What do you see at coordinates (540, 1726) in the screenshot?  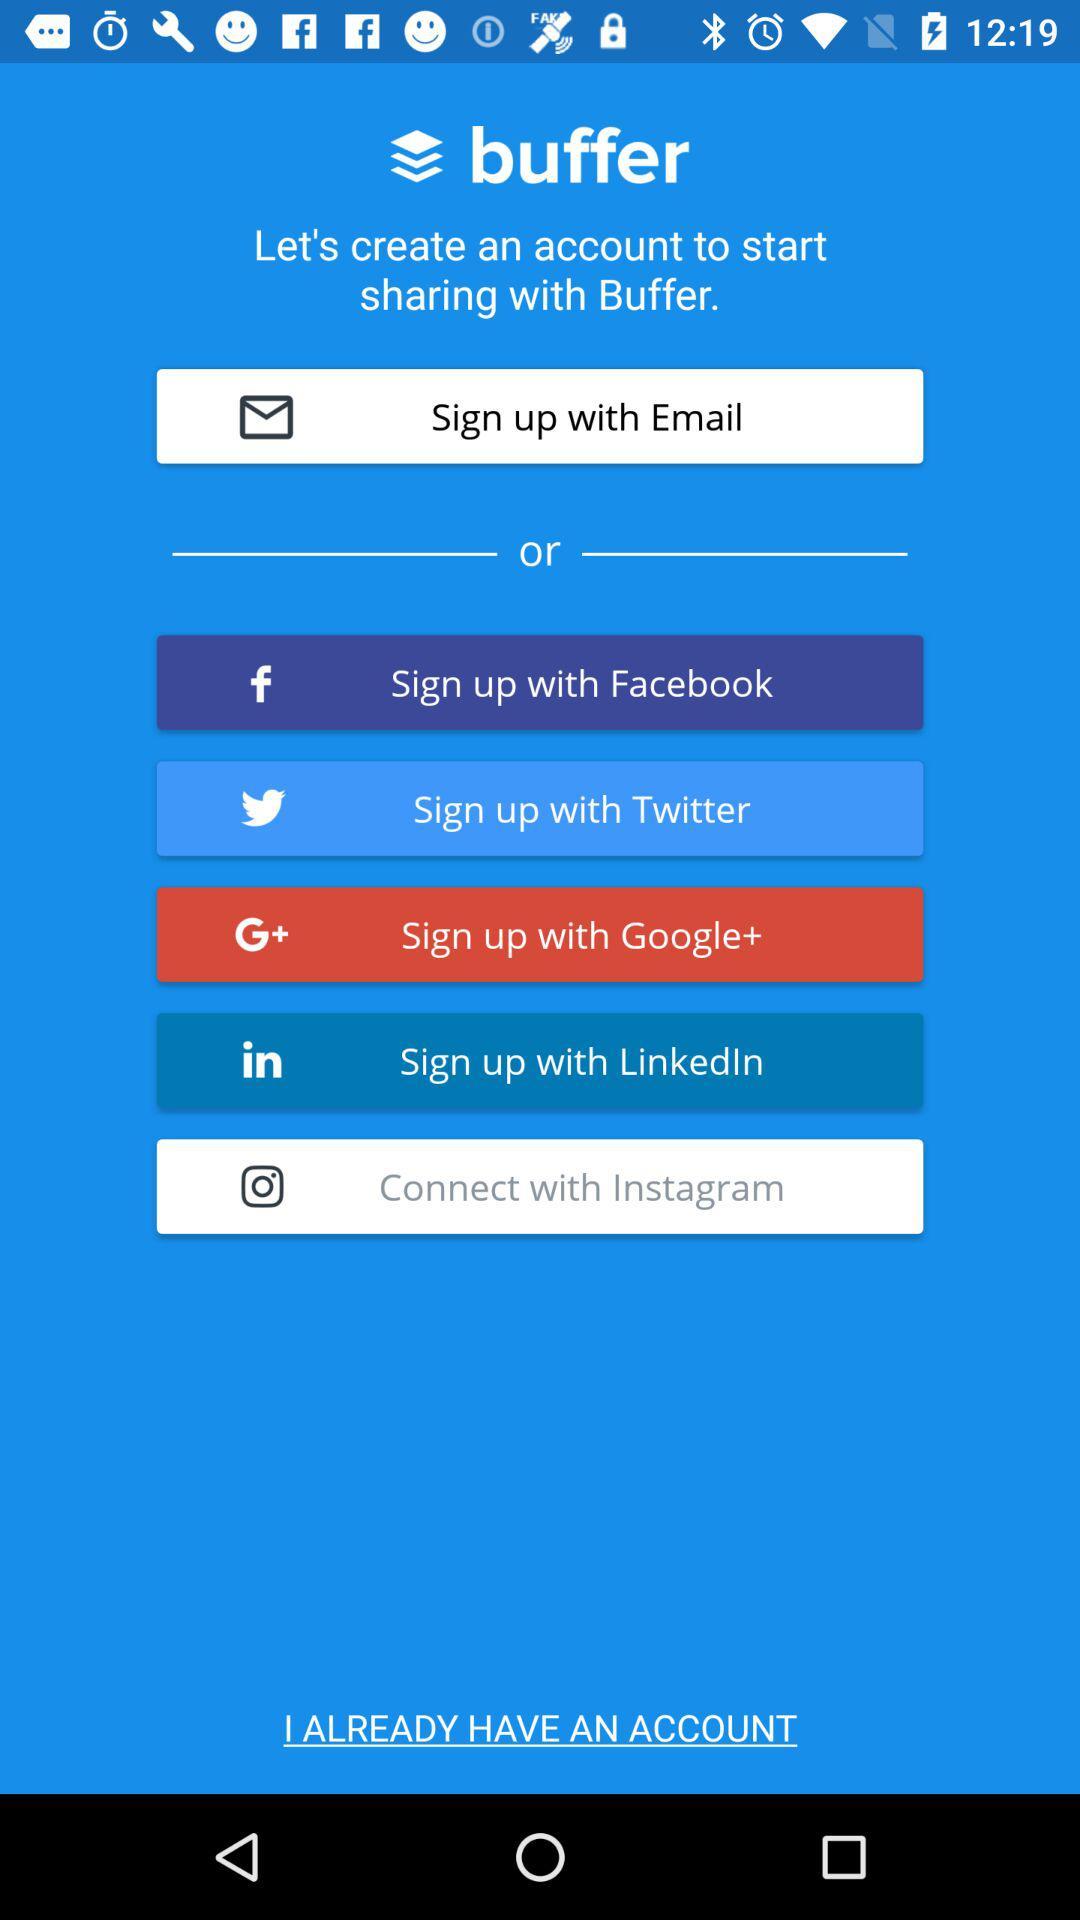 I see `i already have icon` at bounding box center [540, 1726].